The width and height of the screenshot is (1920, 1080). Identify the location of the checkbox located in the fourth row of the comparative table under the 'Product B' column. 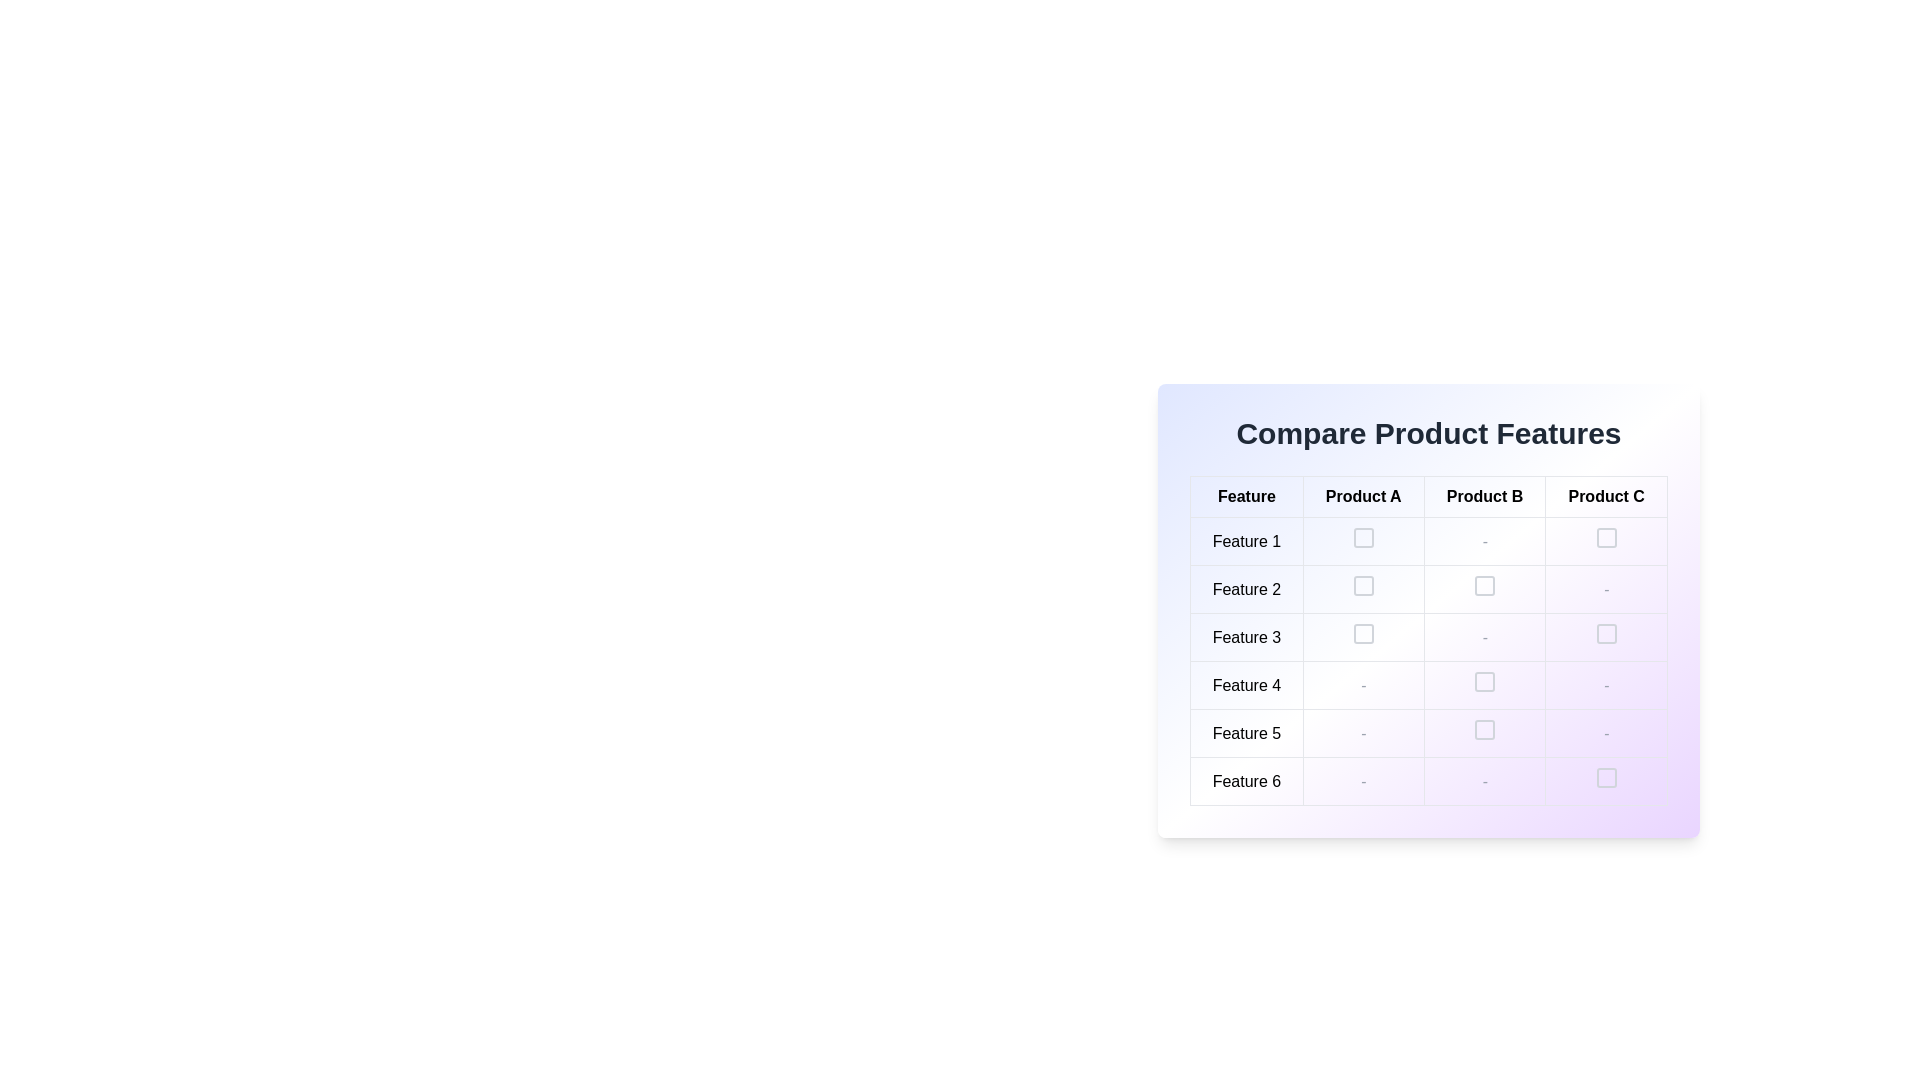
(1485, 681).